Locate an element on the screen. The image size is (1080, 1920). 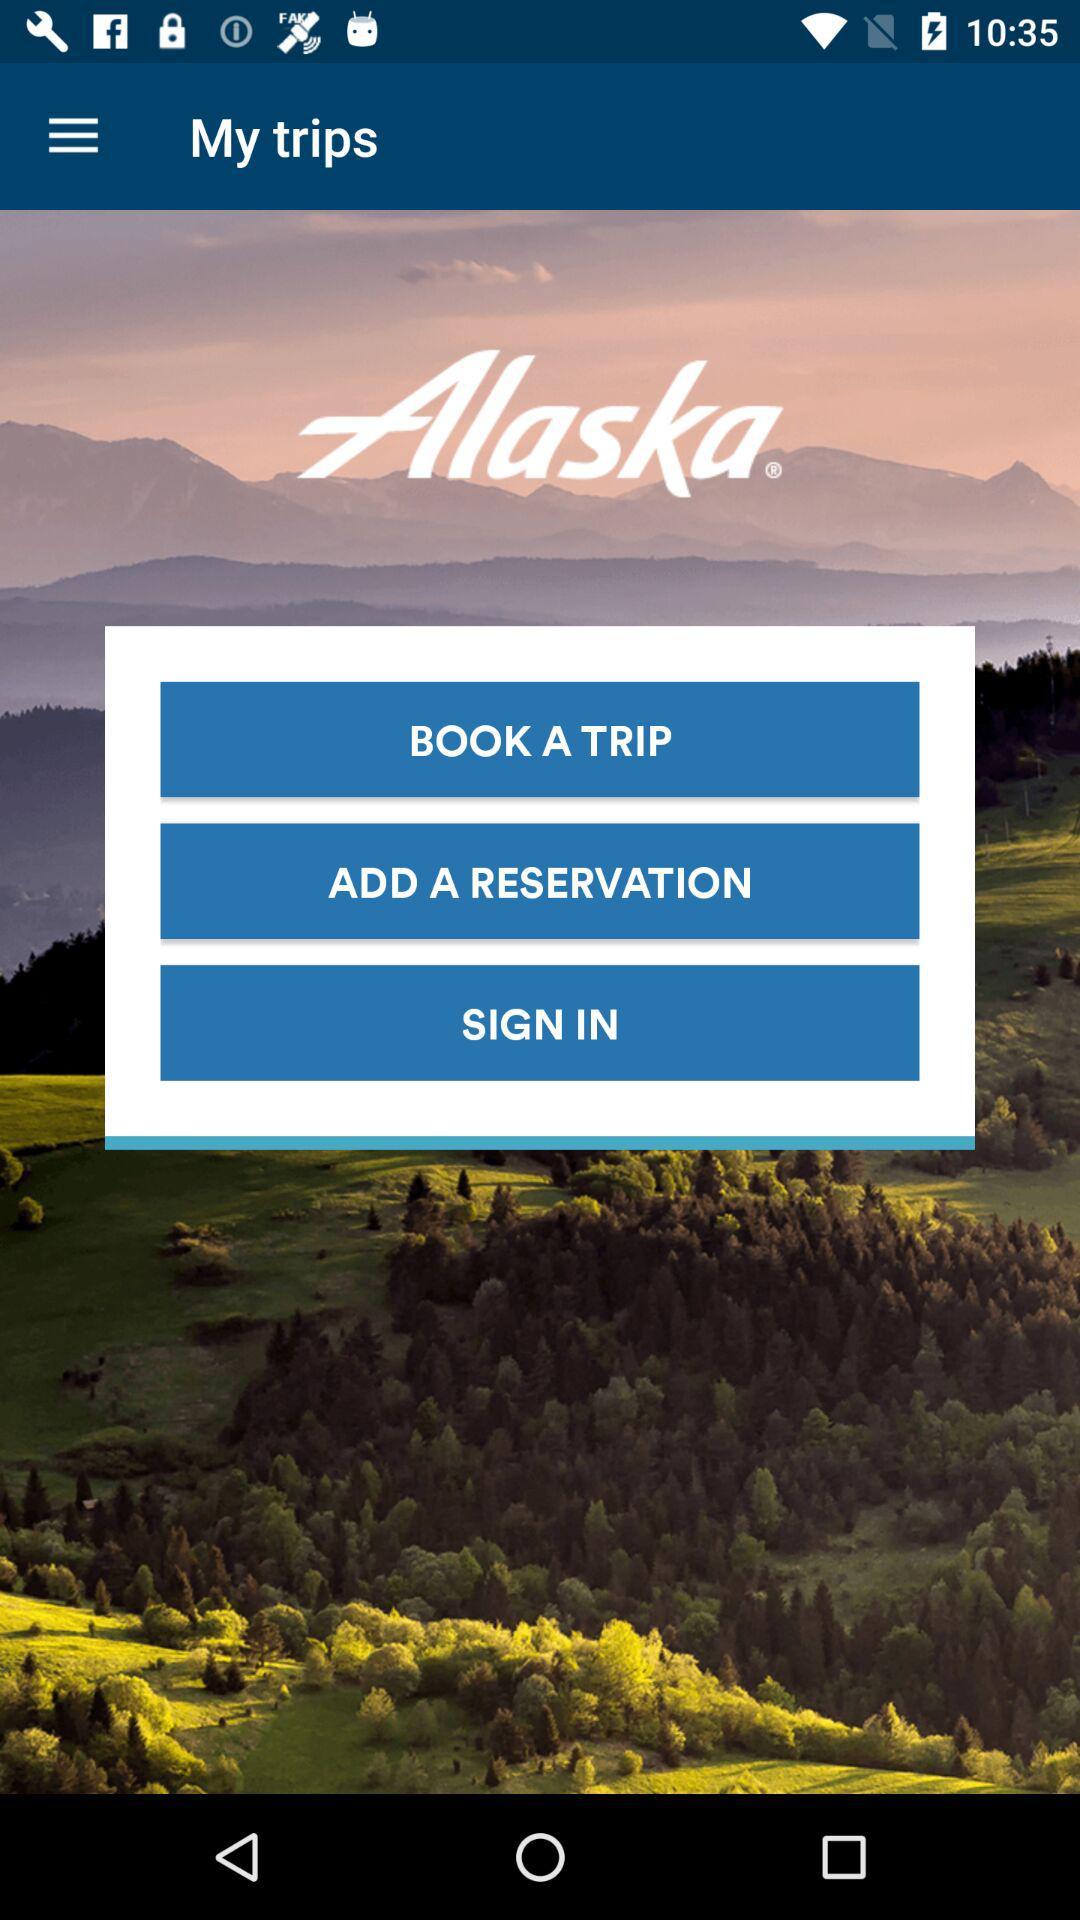
the icon next to my trips icon is located at coordinates (72, 135).